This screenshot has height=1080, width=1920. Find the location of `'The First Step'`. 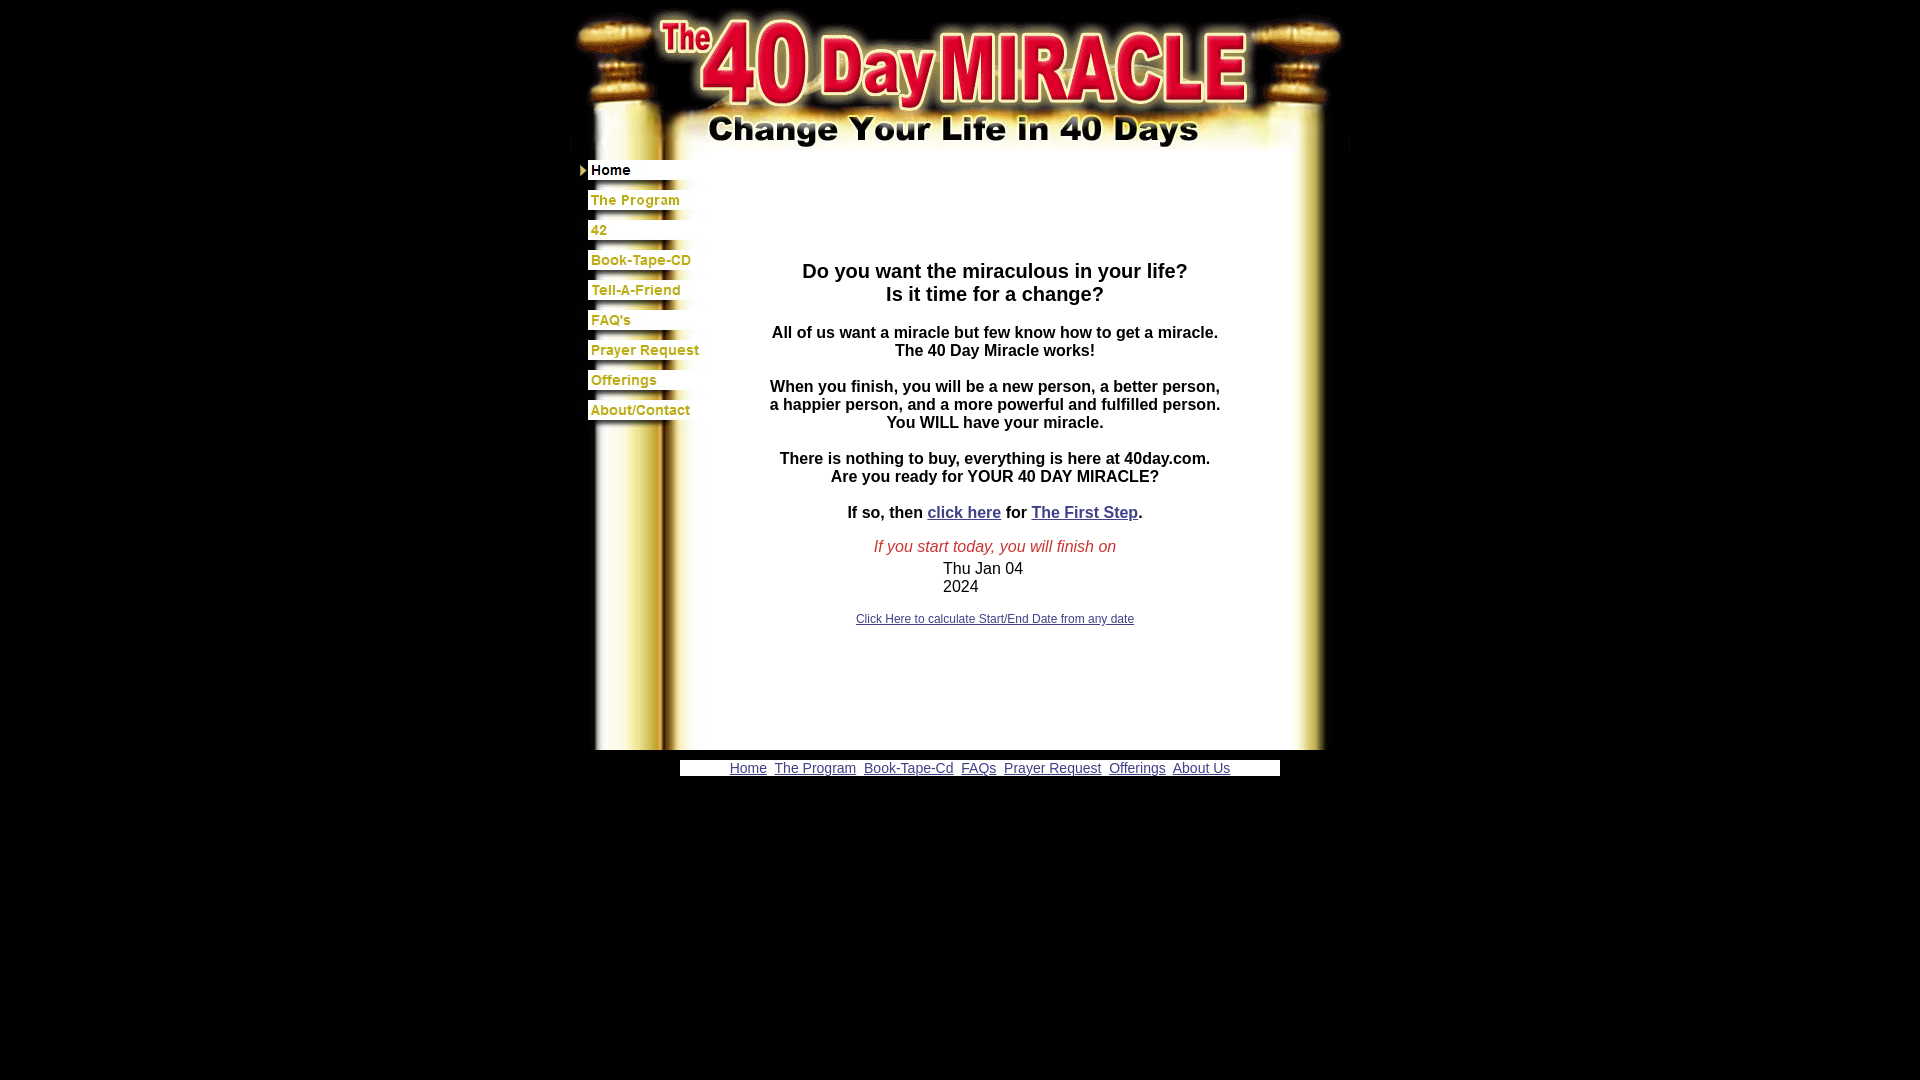

'The First Step' is located at coordinates (1083, 511).